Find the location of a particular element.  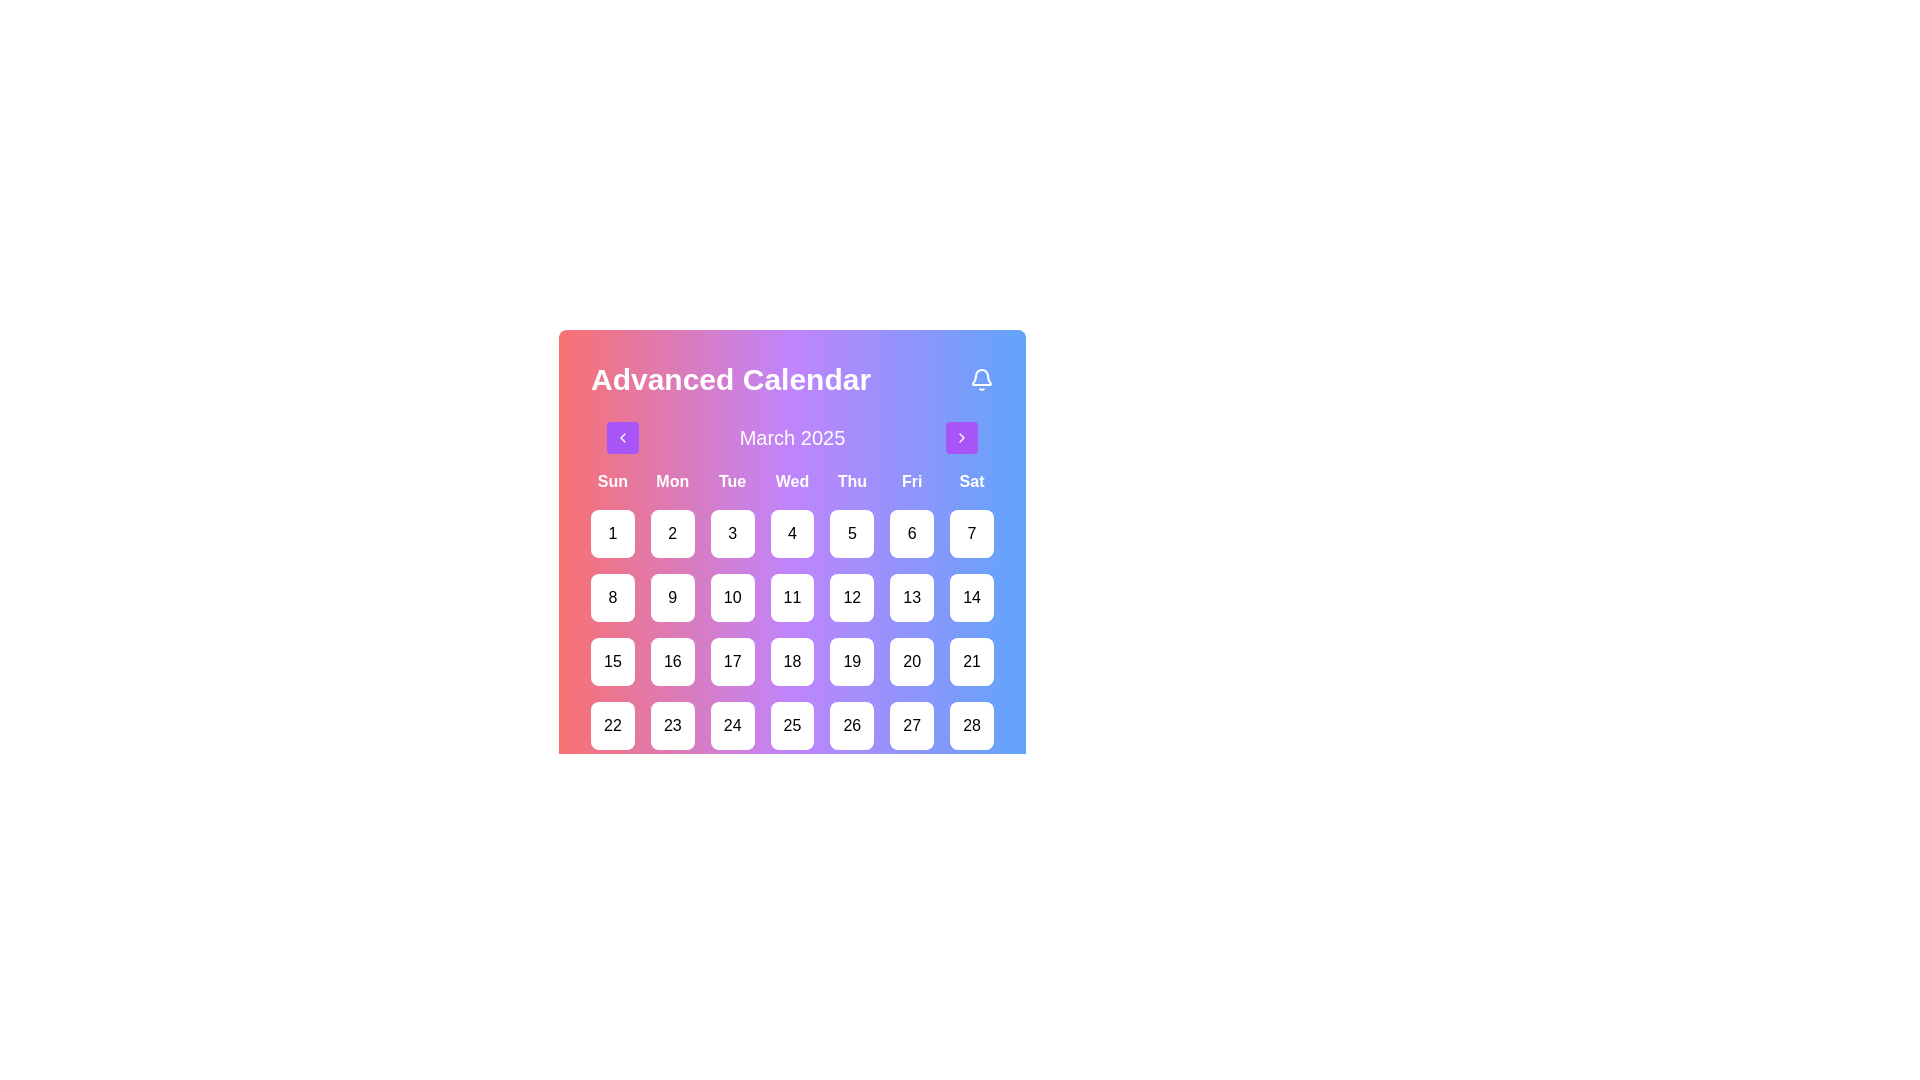

the button representing the date '24' in the March 2025 calendar grid, located in the 4th row and 4th column is located at coordinates (731, 725).